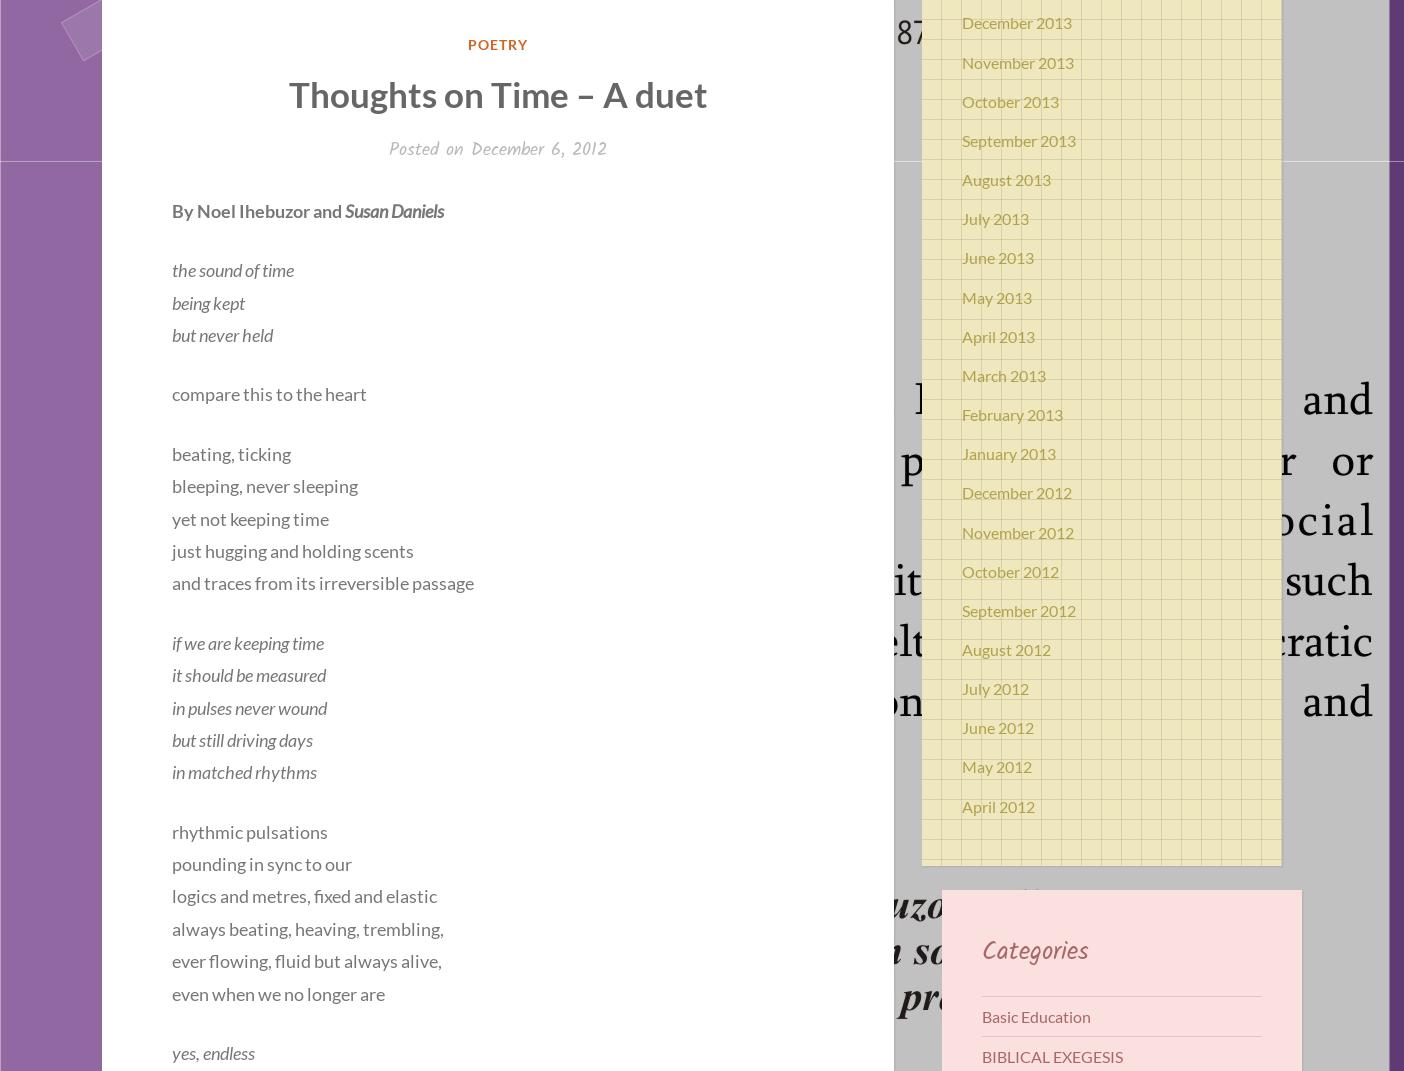 The height and width of the screenshot is (1071, 1404). What do you see at coordinates (1012, 414) in the screenshot?
I see `'February 2013'` at bounding box center [1012, 414].